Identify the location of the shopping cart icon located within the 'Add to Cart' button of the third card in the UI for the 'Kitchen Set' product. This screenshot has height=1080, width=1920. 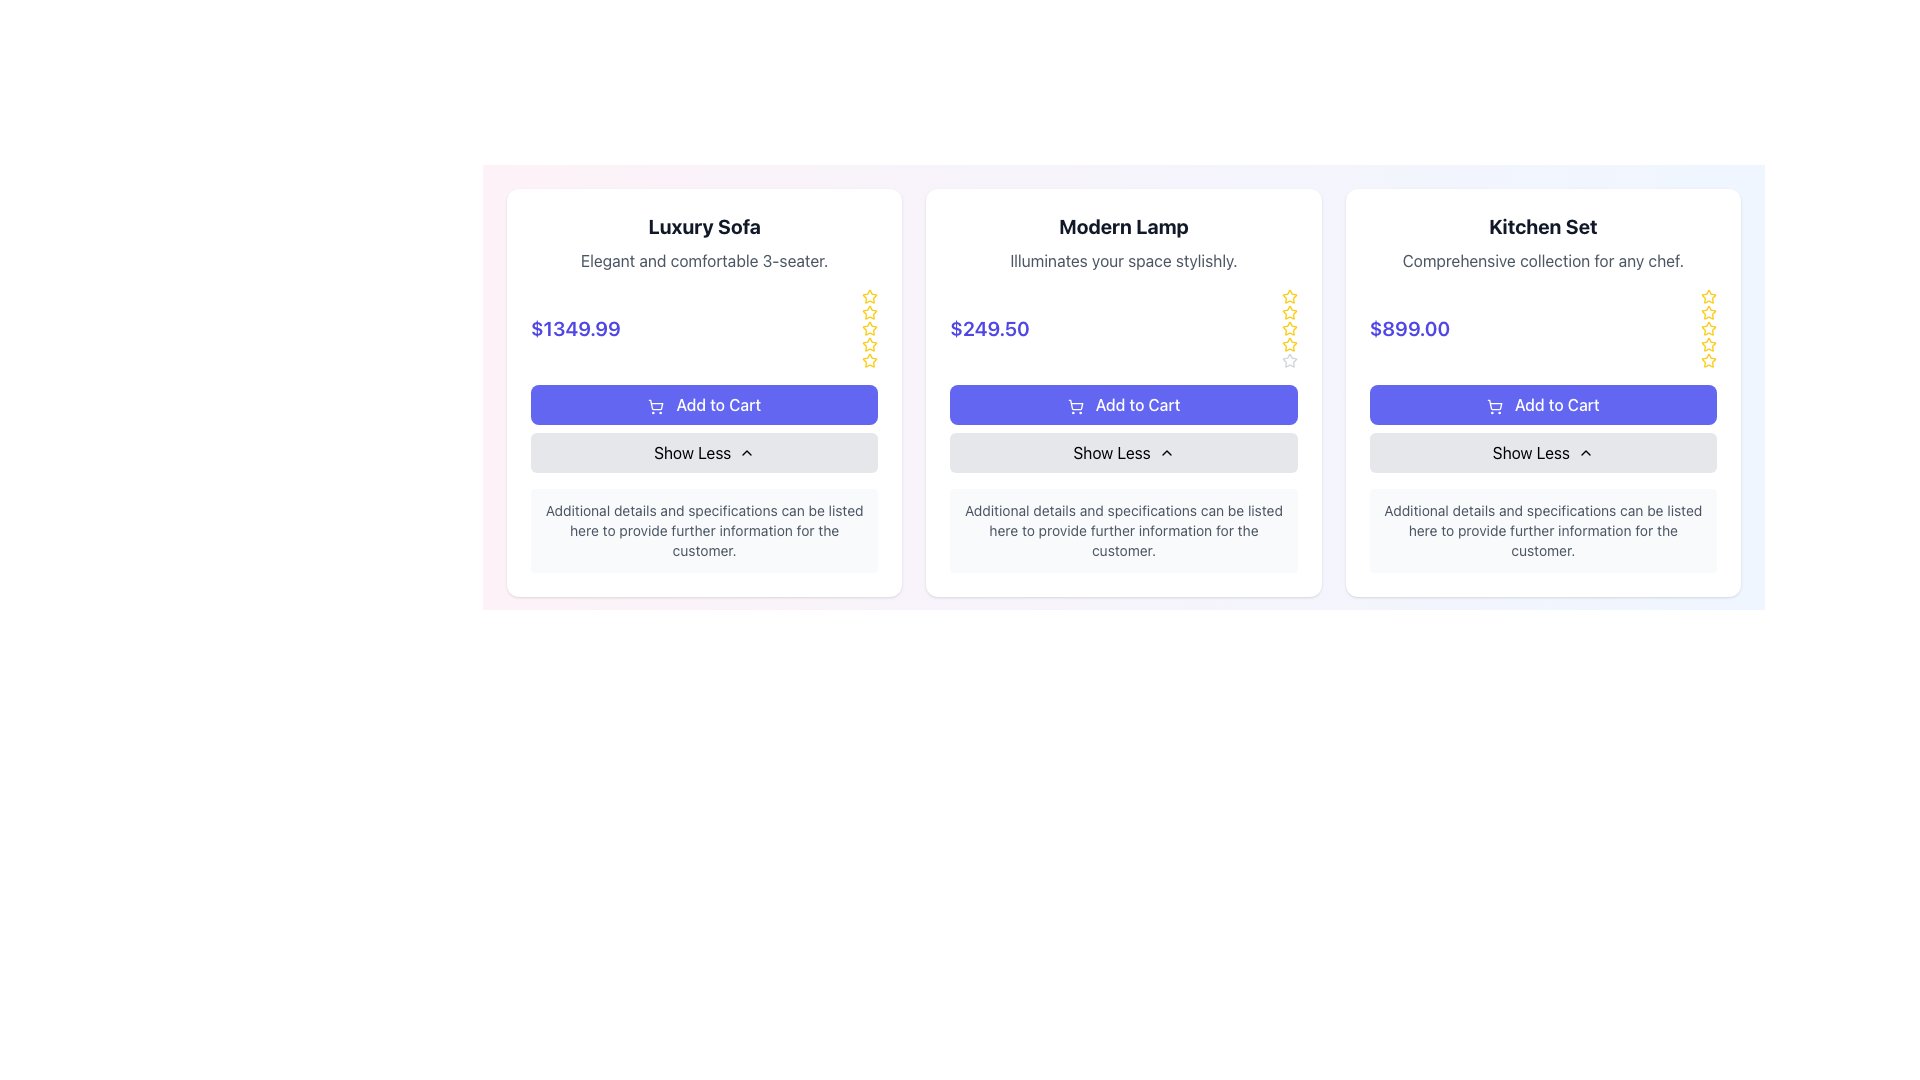
(1494, 405).